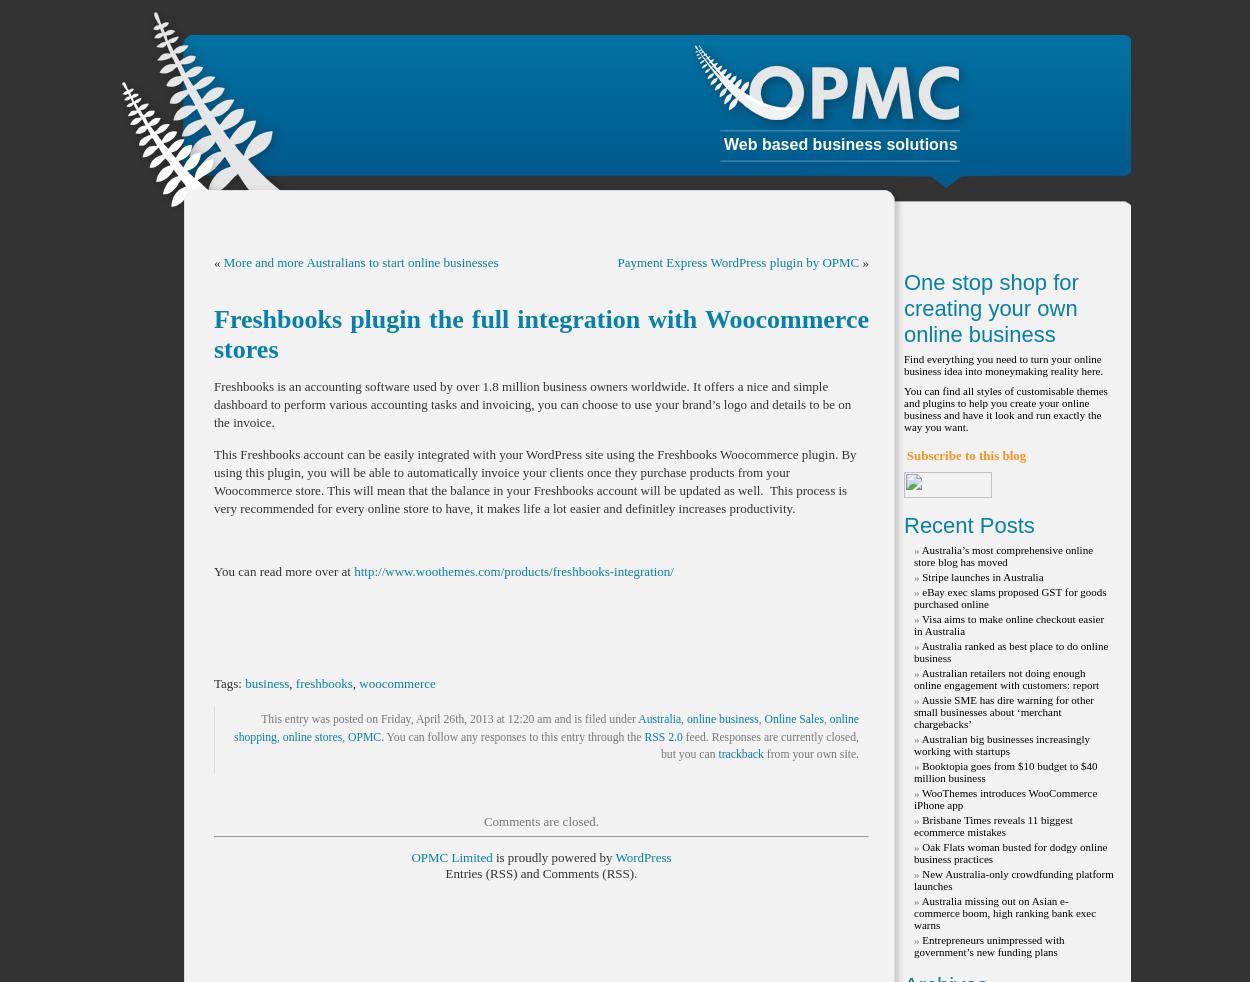  What do you see at coordinates (914, 651) in the screenshot?
I see `'Australia ranked as best place to do online business'` at bounding box center [914, 651].